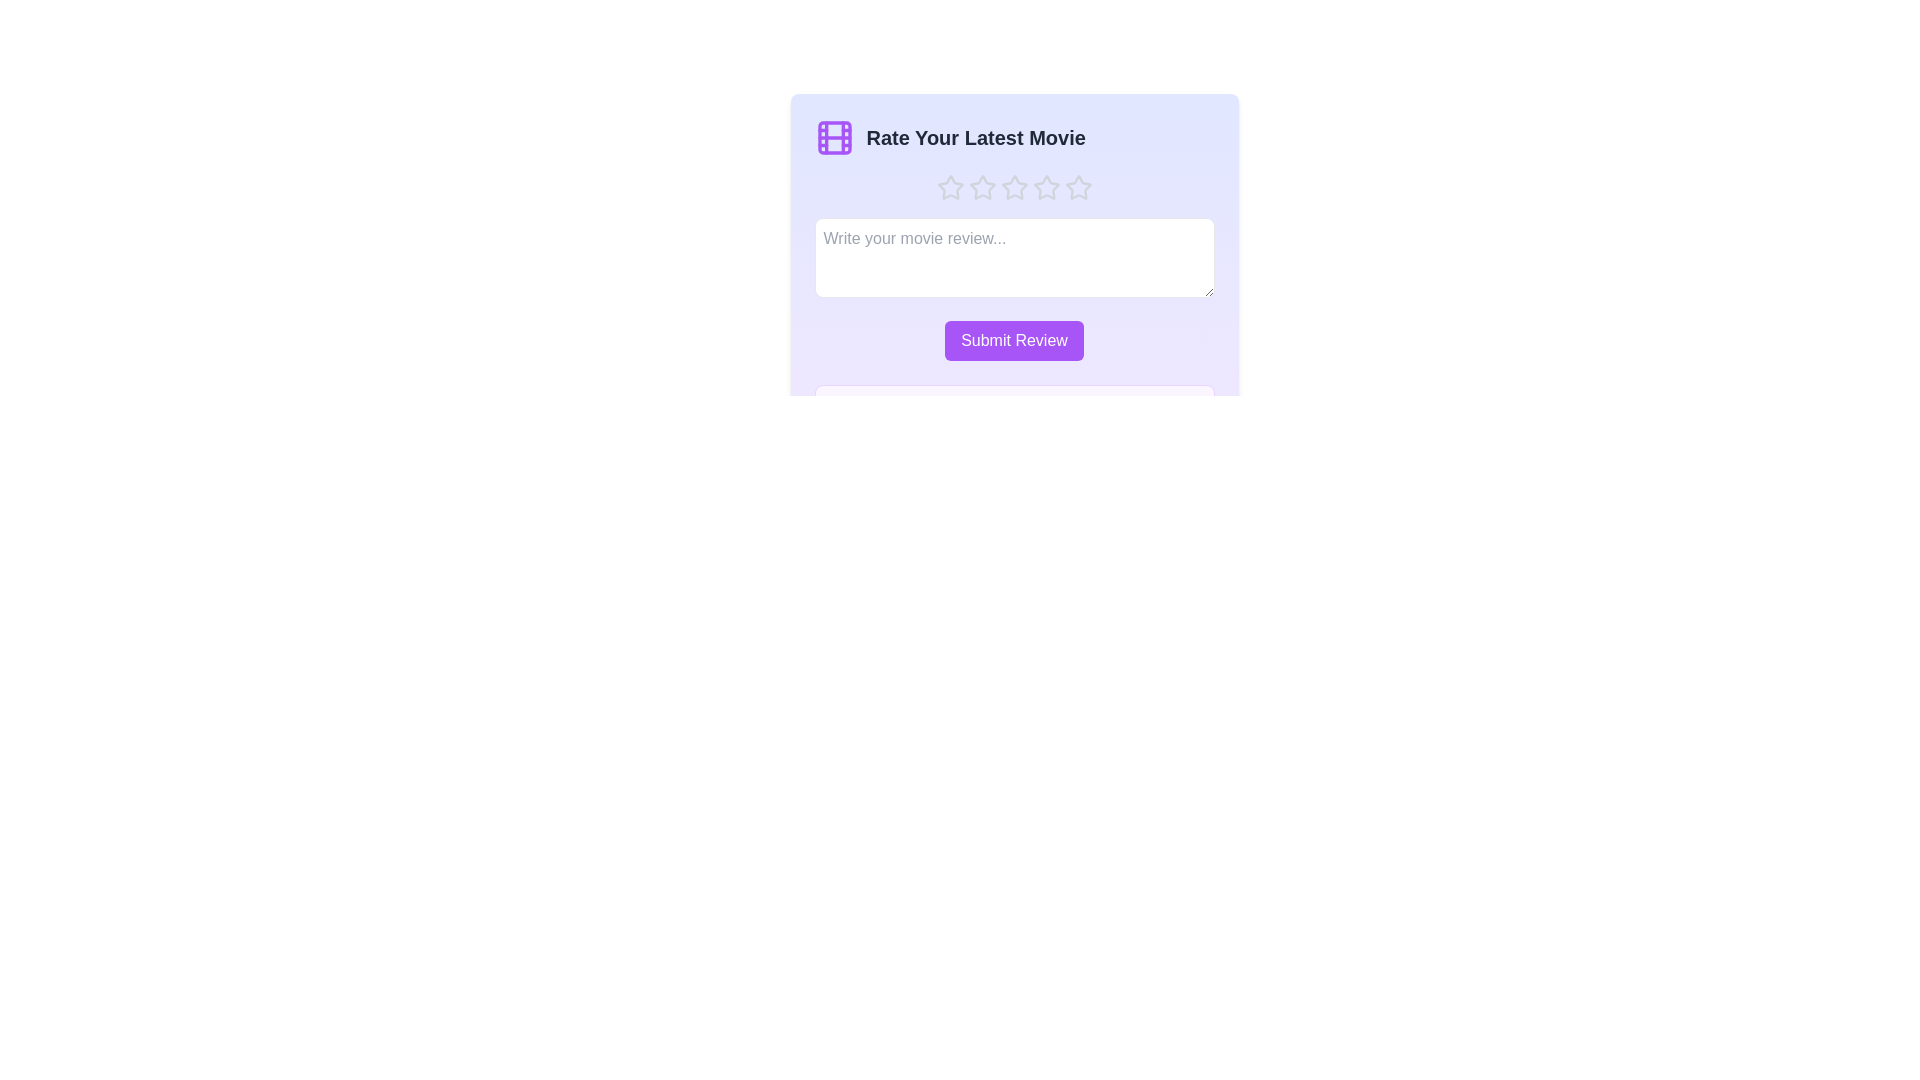 The height and width of the screenshot is (1080, 1920). I want to click on the movie rating to 1 stars by clicking on the corresponding star, so click(949, 188).